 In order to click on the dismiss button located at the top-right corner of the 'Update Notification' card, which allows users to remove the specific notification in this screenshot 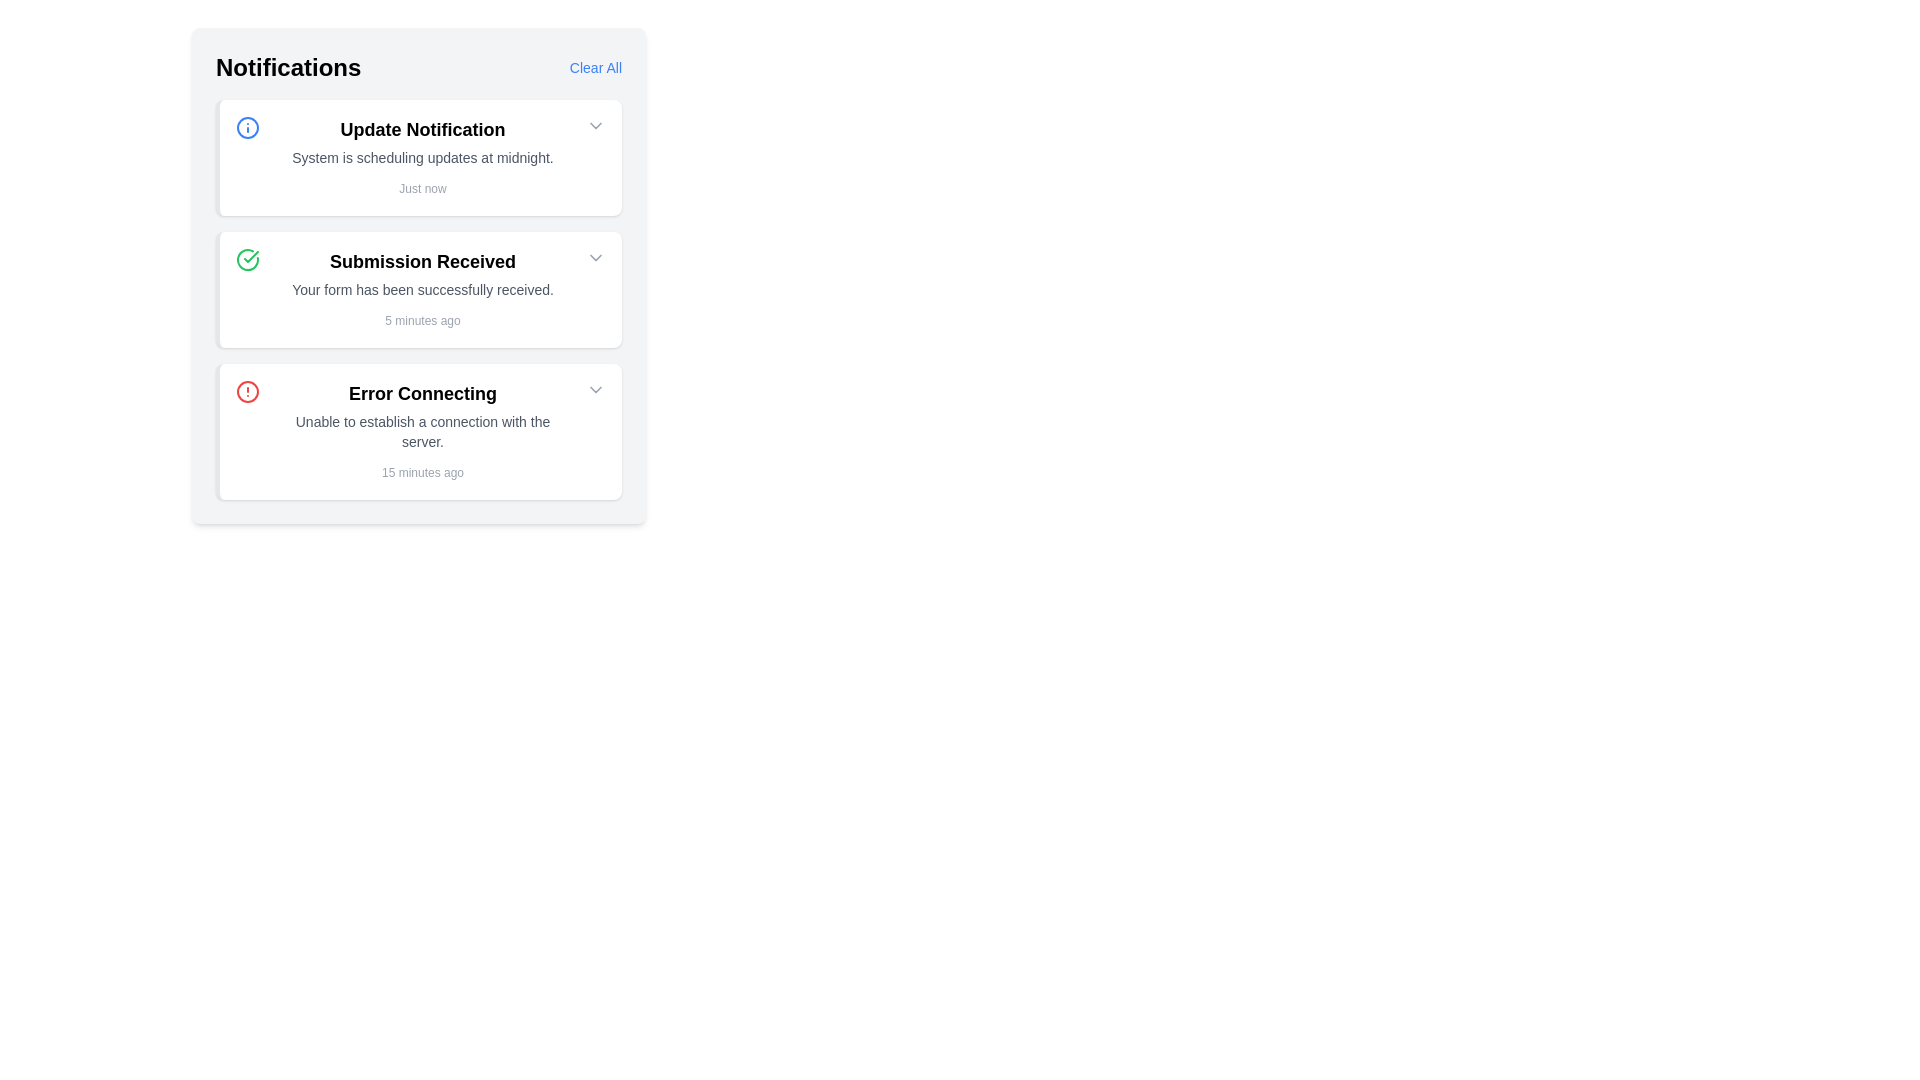, I will do `click(594, 126)`.